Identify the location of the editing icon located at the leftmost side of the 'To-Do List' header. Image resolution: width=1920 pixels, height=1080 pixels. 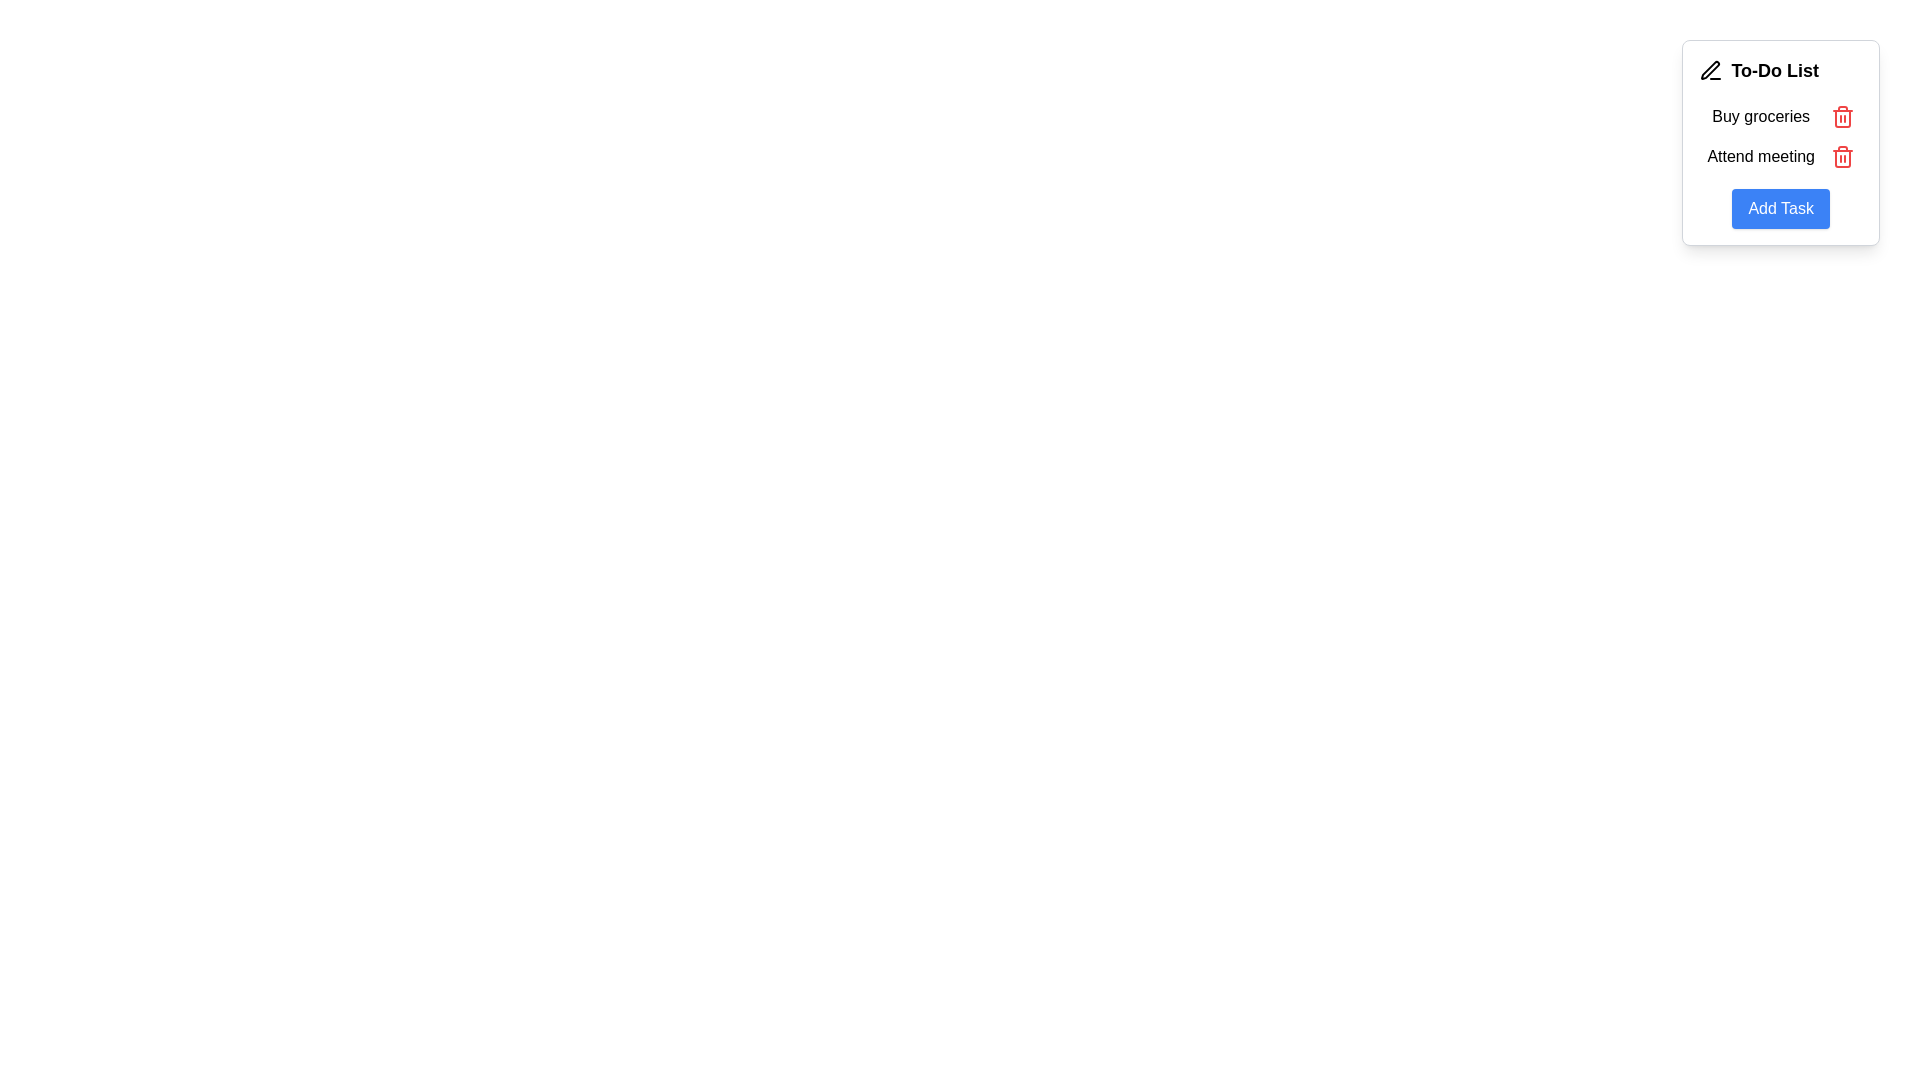
(1710, 69).